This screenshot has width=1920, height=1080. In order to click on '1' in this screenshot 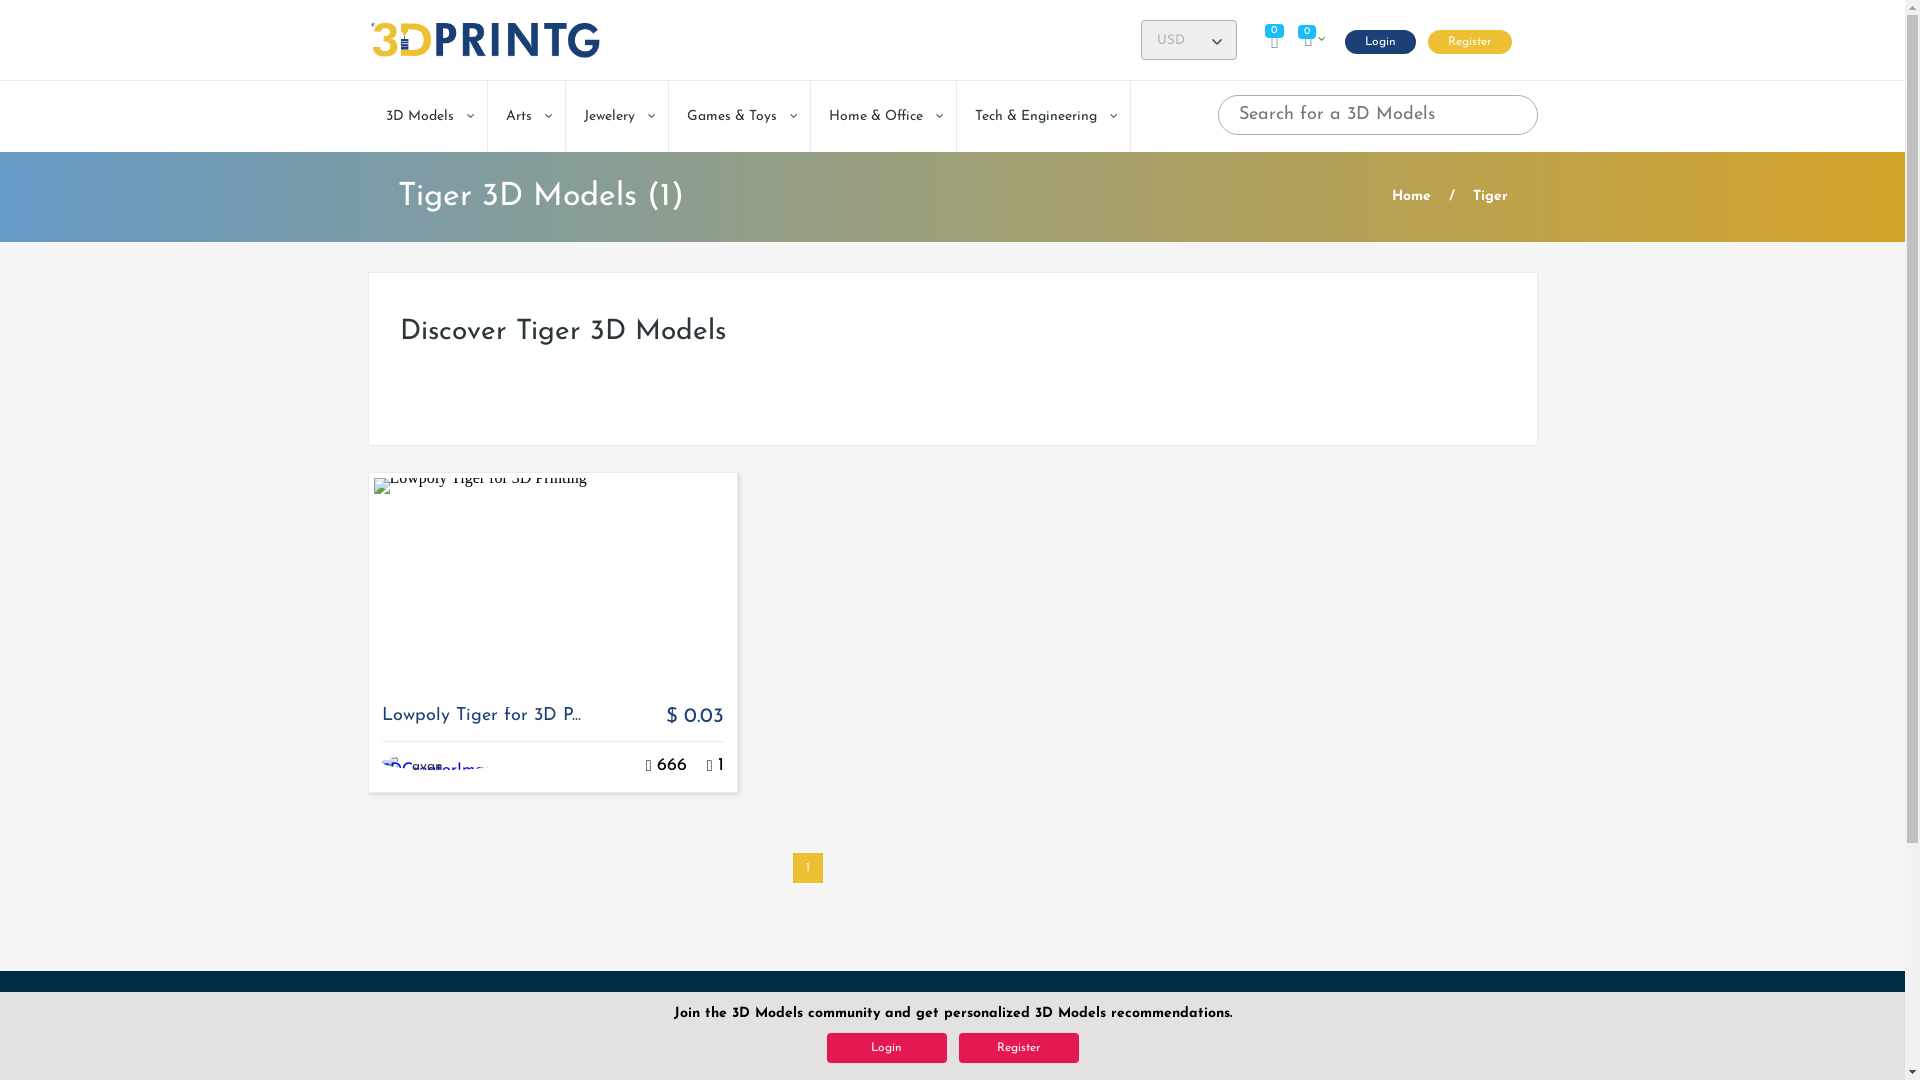, I will do `click(806, 866)`.